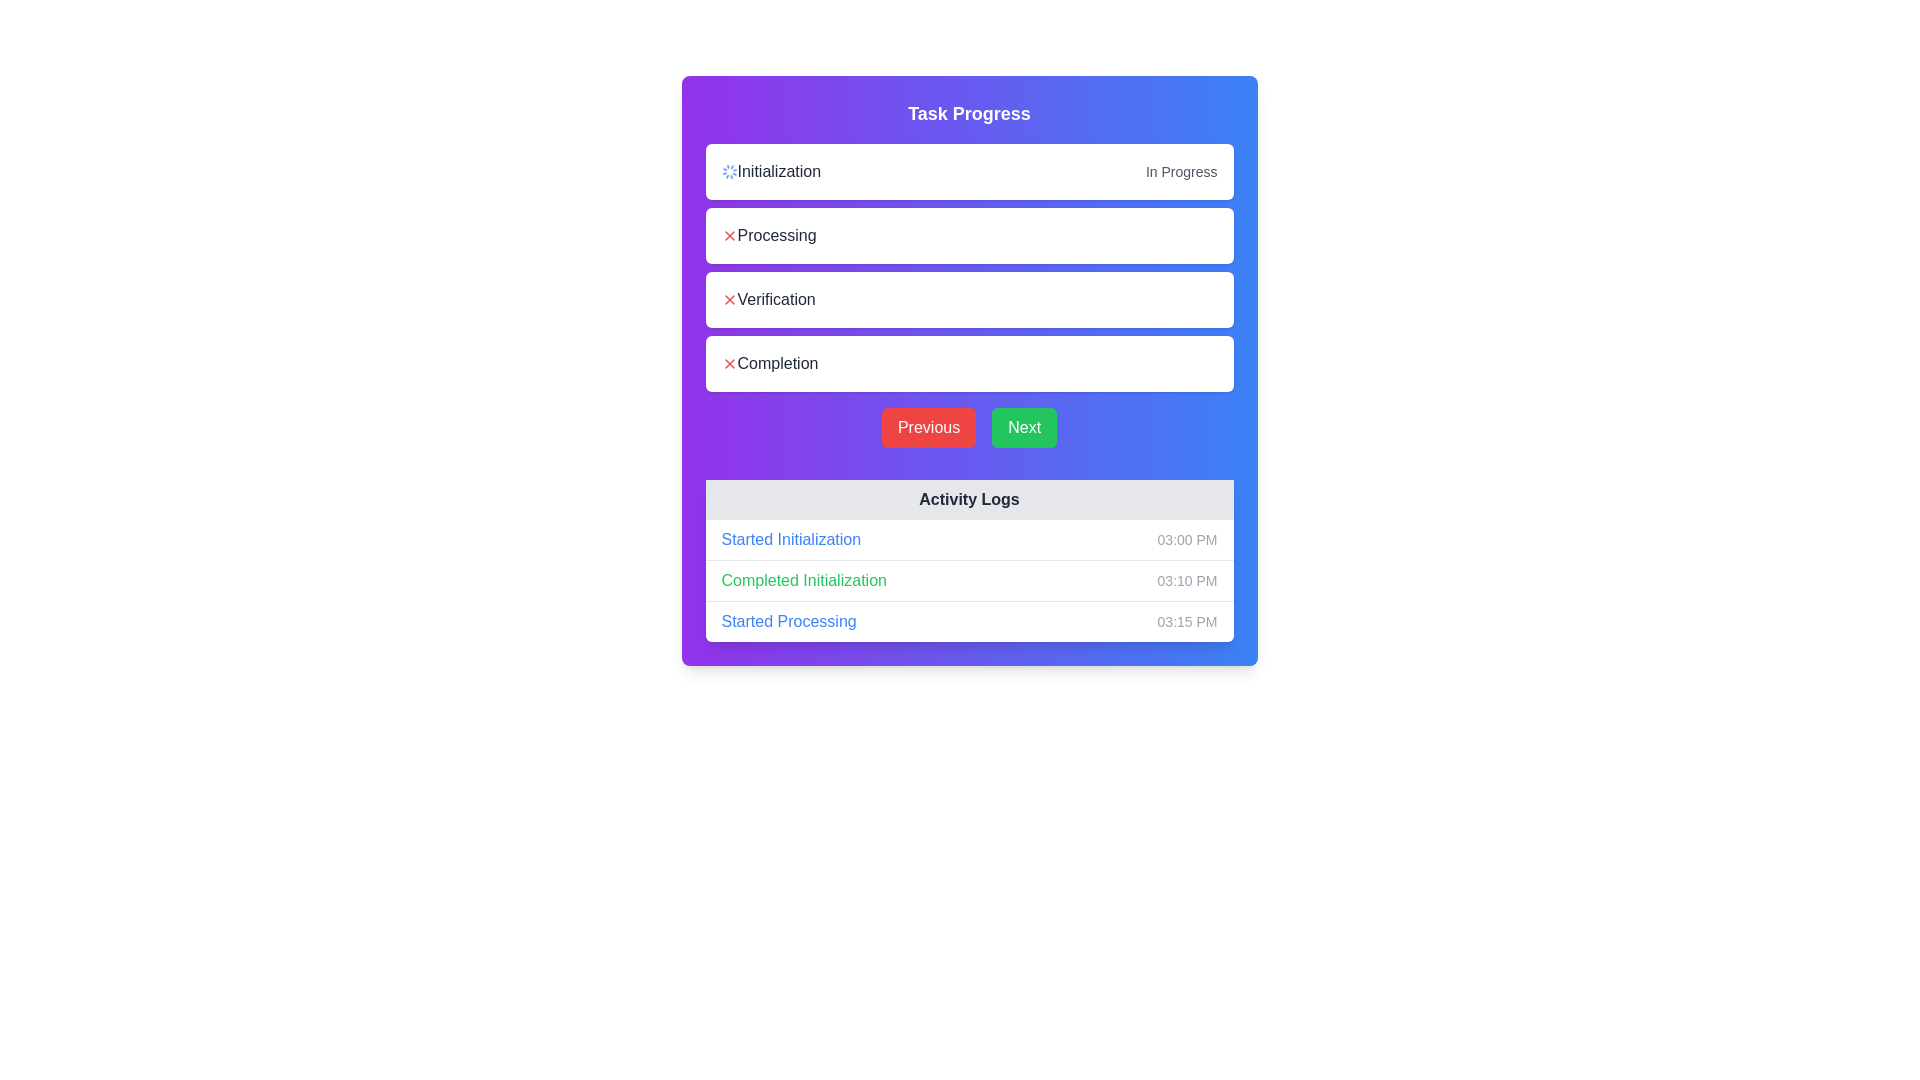  I want to click on the 'Processing' step in the Step indicator group with progress tracker, so click(969, 266).